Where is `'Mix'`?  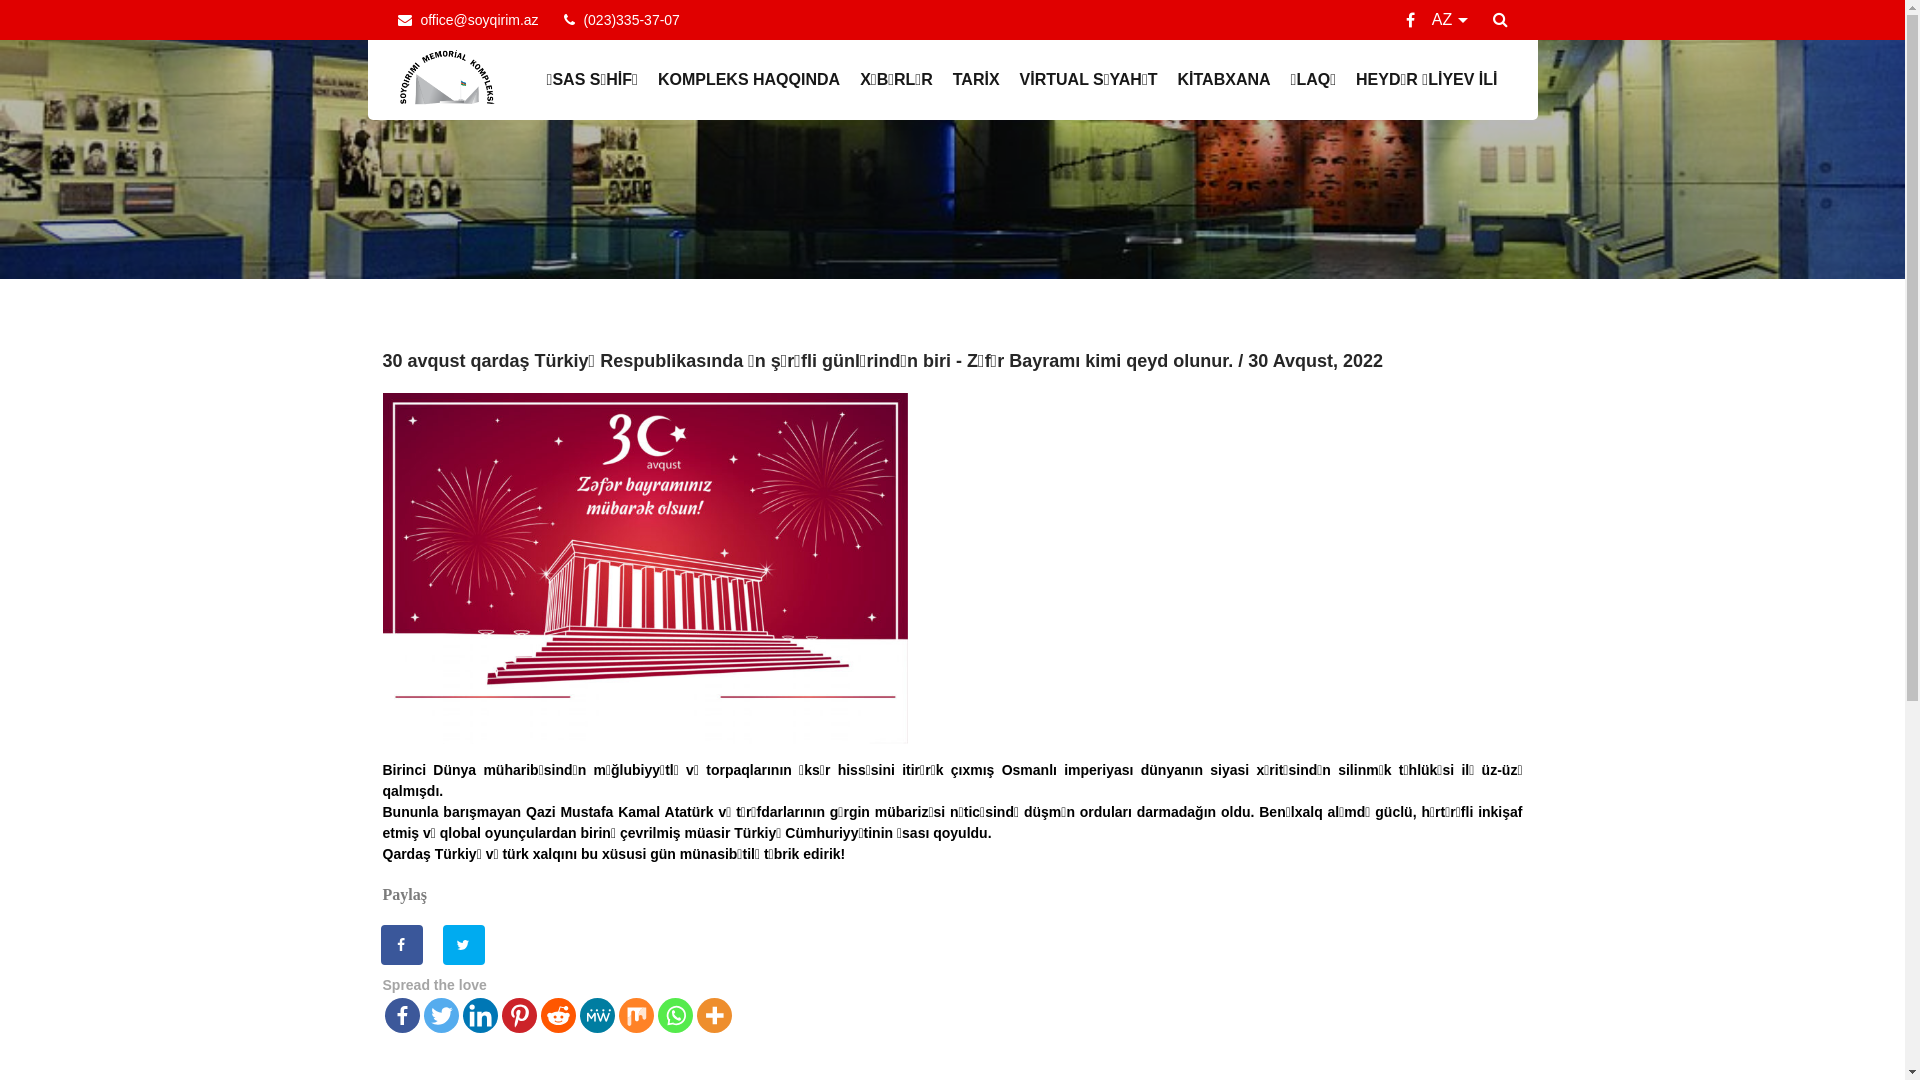 'Mix' is located at coordinates (634, 1015).